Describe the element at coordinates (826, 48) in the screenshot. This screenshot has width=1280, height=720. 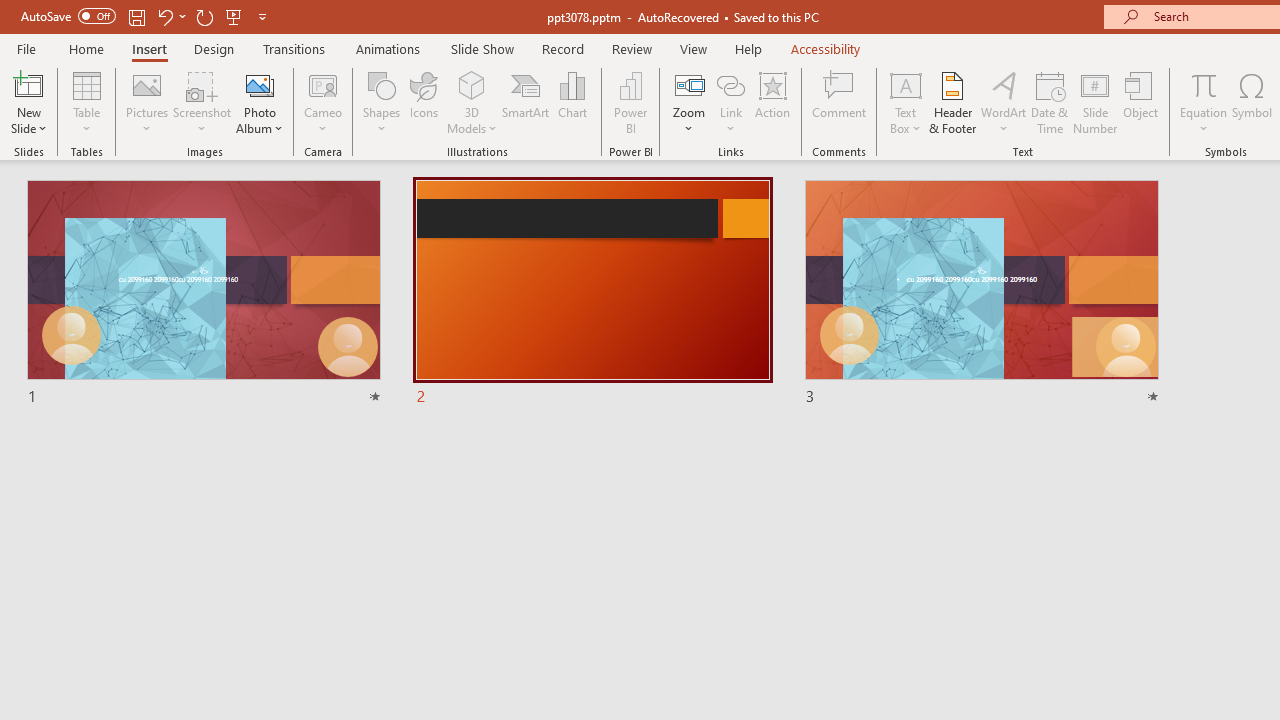
I see `'Accessibility'` at that location.